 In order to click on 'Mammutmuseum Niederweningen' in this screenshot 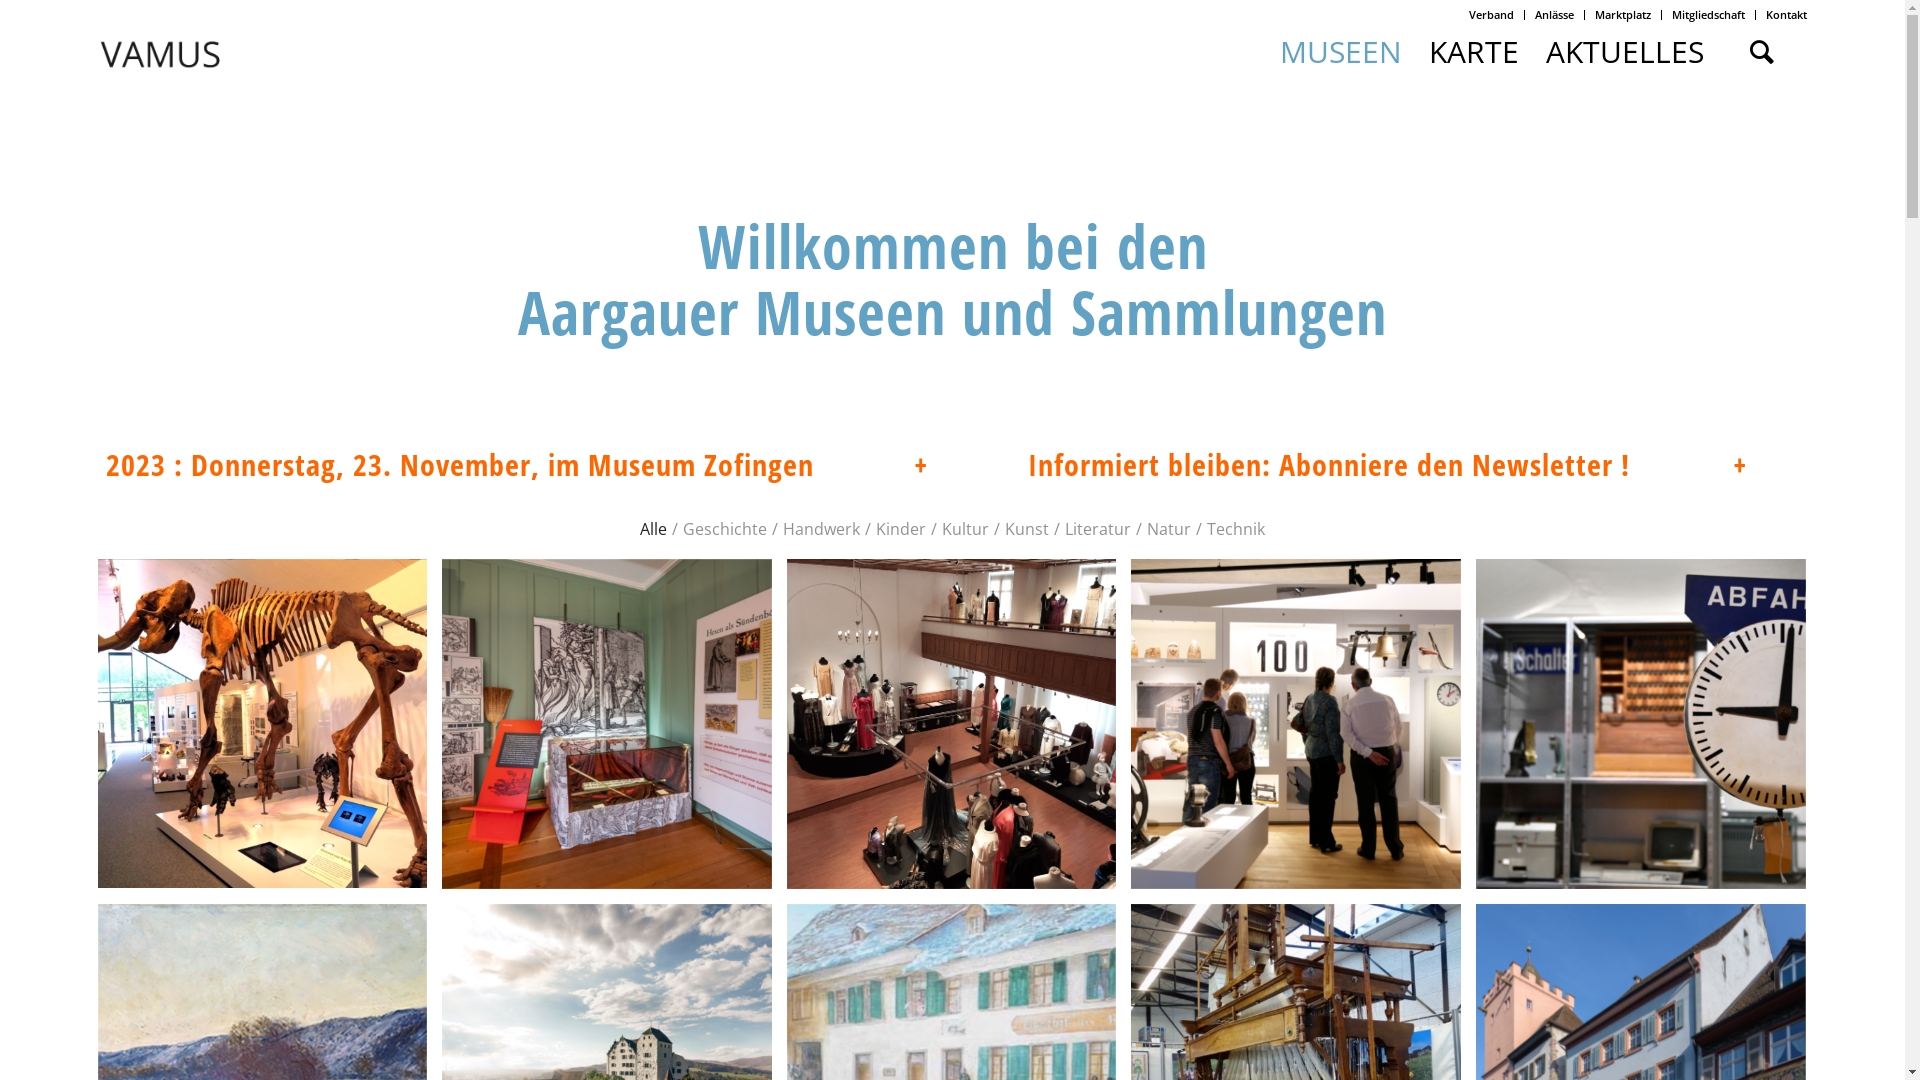, I will do `click(269, 726)`.